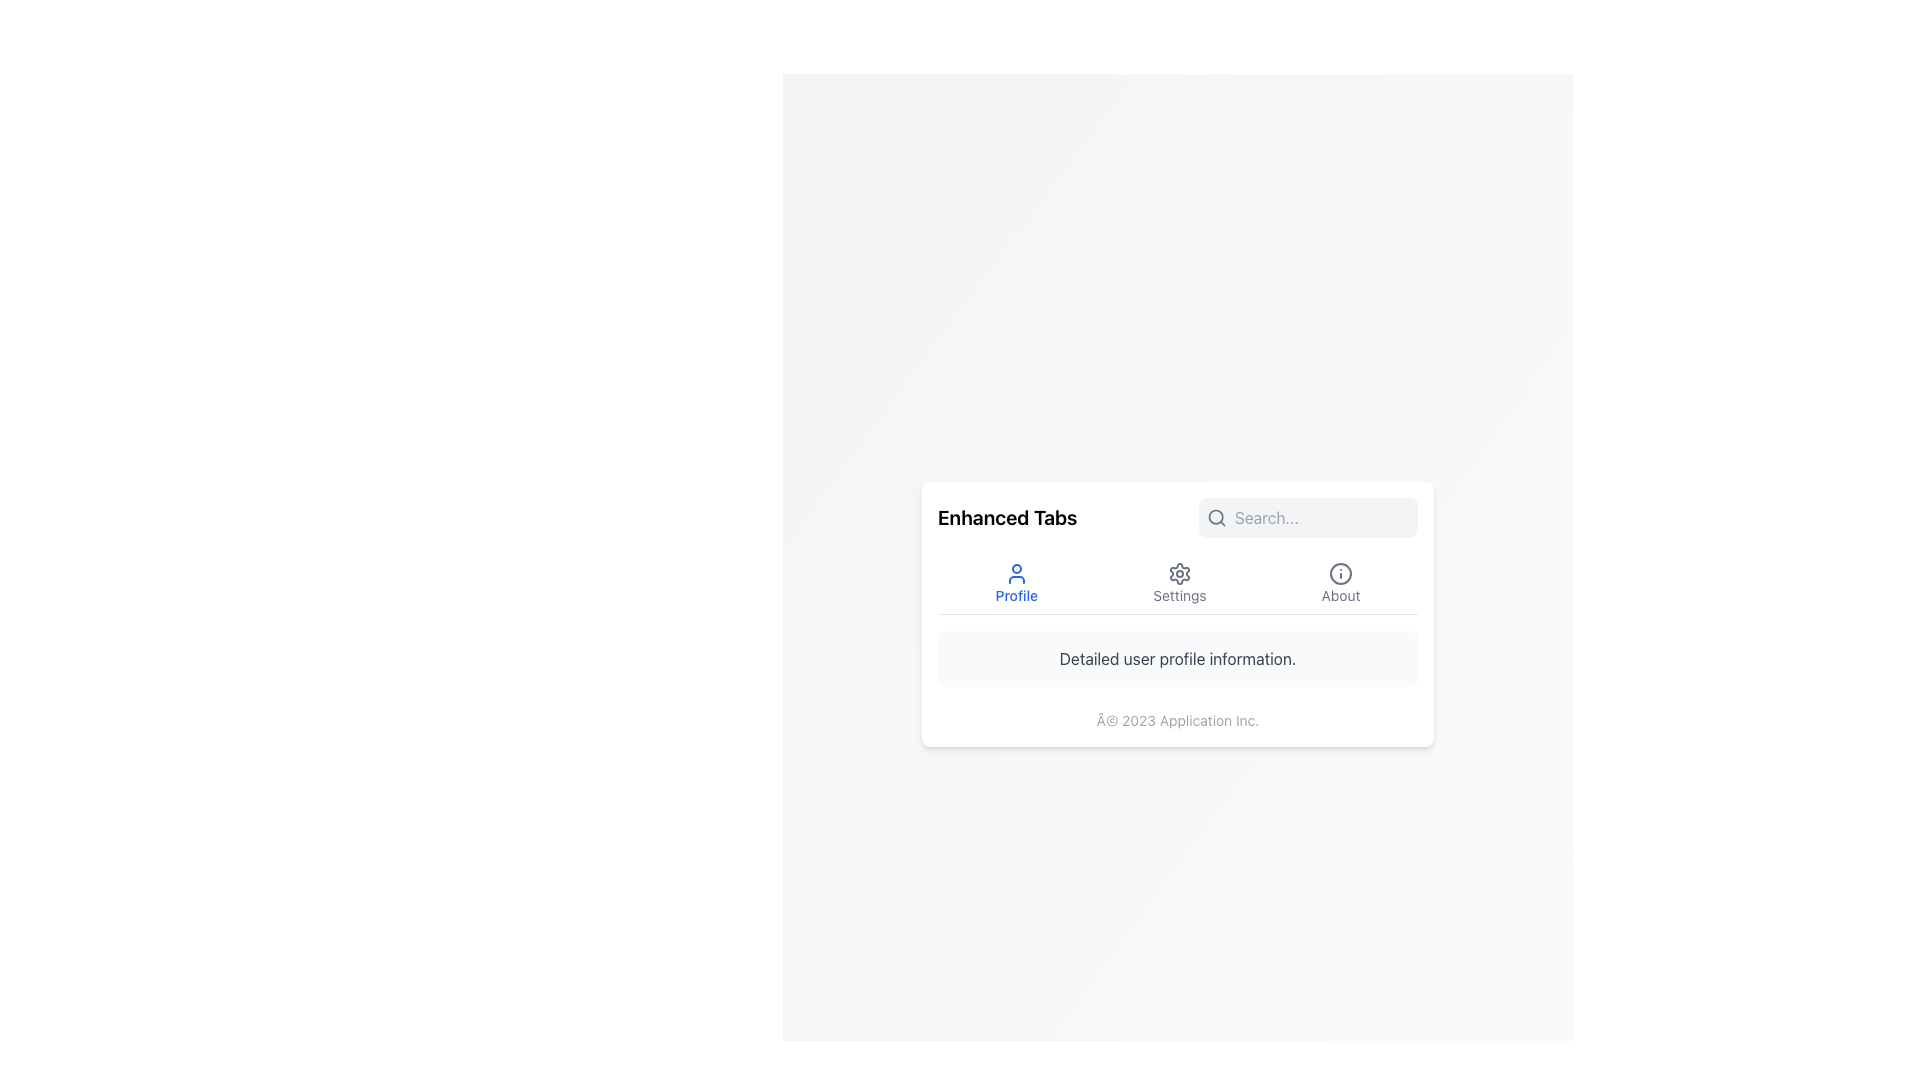  What do you see at coordinates (1007, 516) in the screenshot?
I see `the 'Enhanced Tabs' text label element` at bounding box center [1007, 516].